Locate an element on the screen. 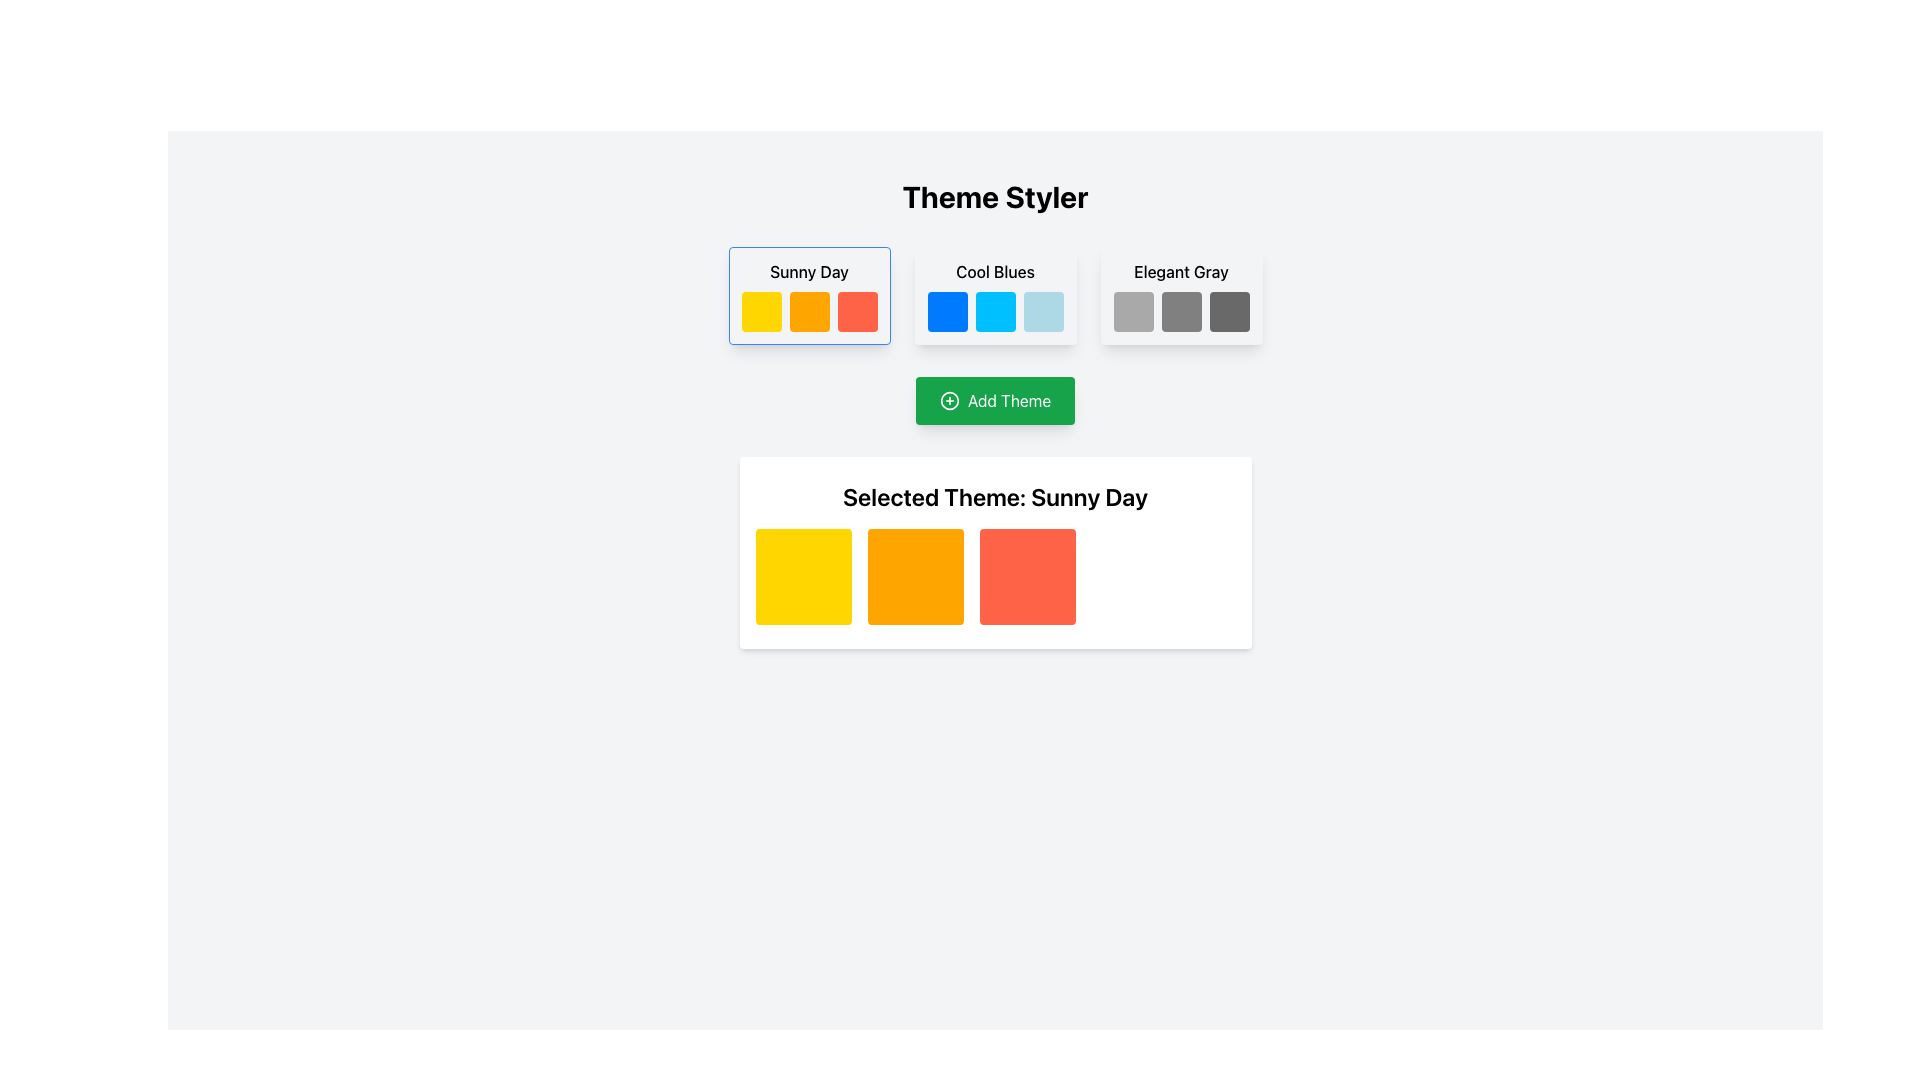  the third square of the 'Sunny Day' theme color palette, which visually represents the third color in the arrangement of three squares is located at coordinates (857, 312).